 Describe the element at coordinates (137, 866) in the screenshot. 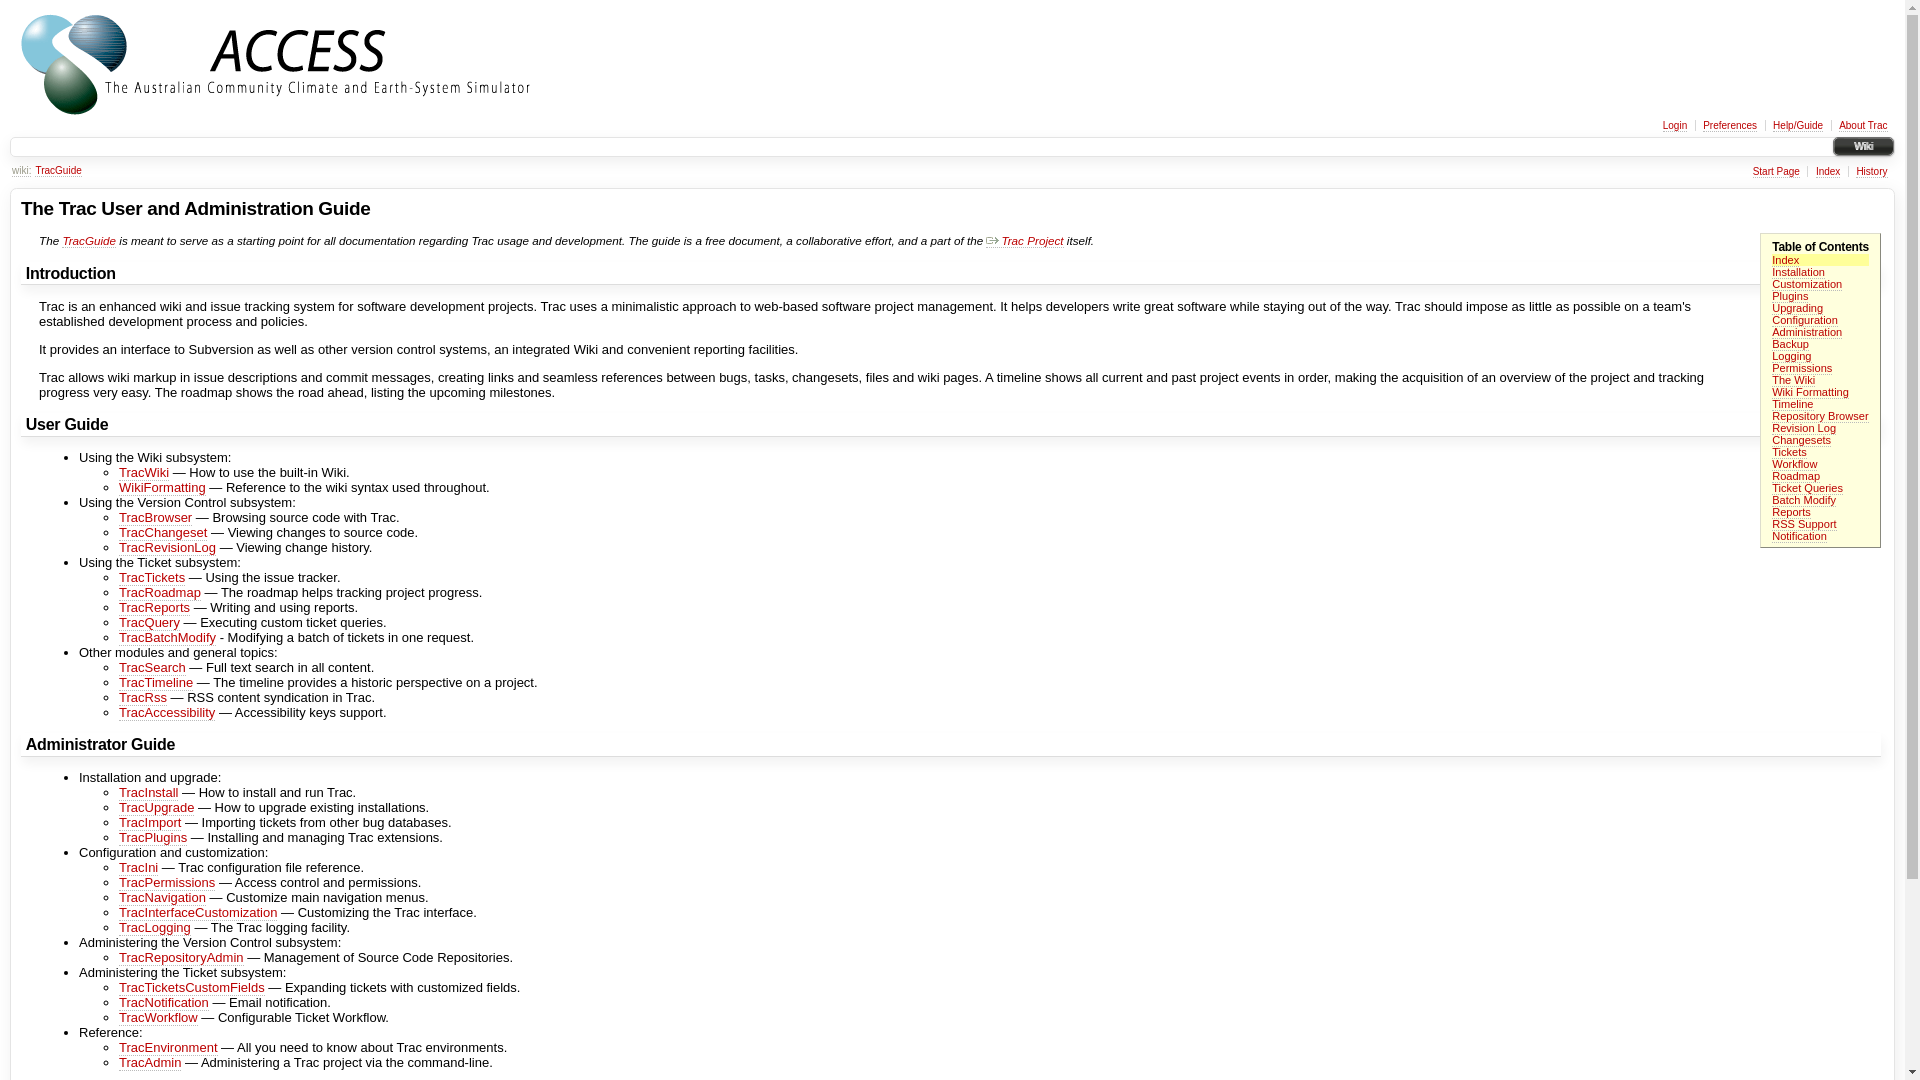

I see `'TracIni'` at that location.